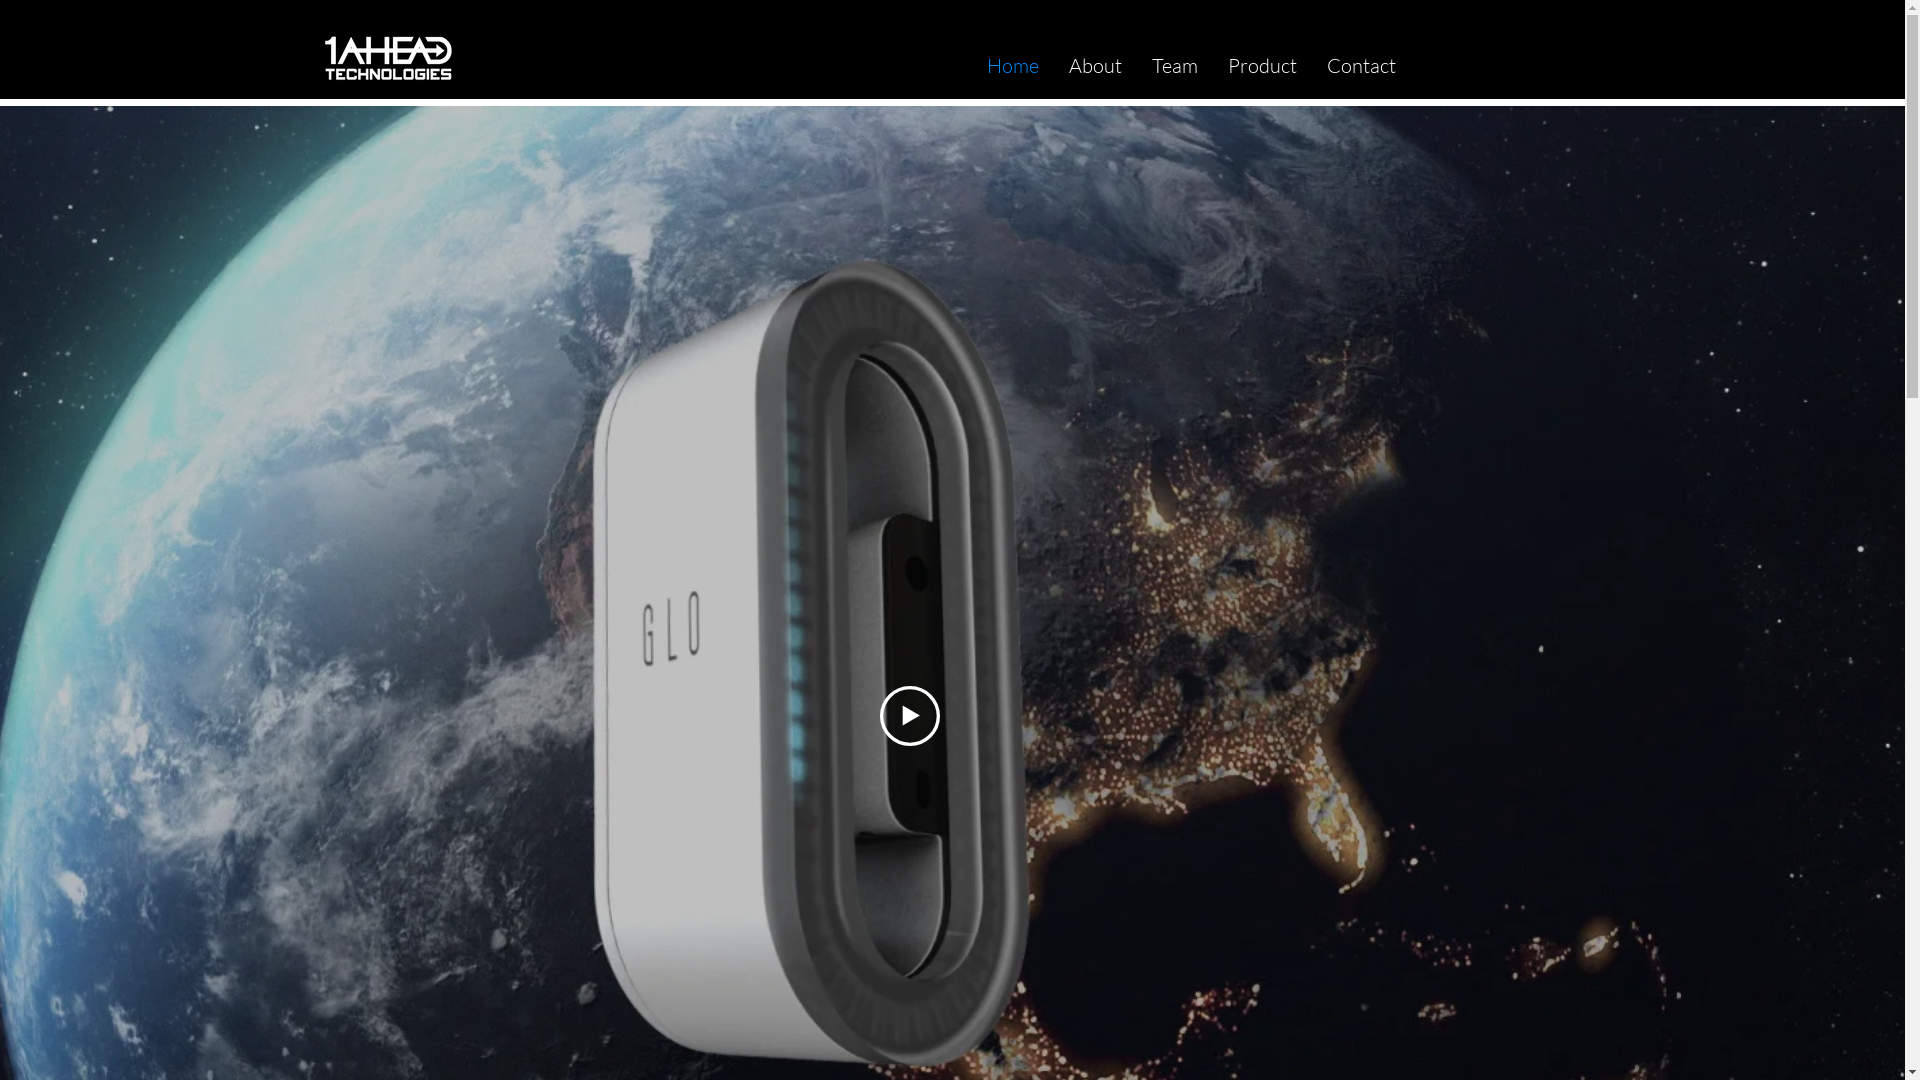 This screenshot has width=1920, height=1080. I want to click on 'Home', so click(1012, 64).